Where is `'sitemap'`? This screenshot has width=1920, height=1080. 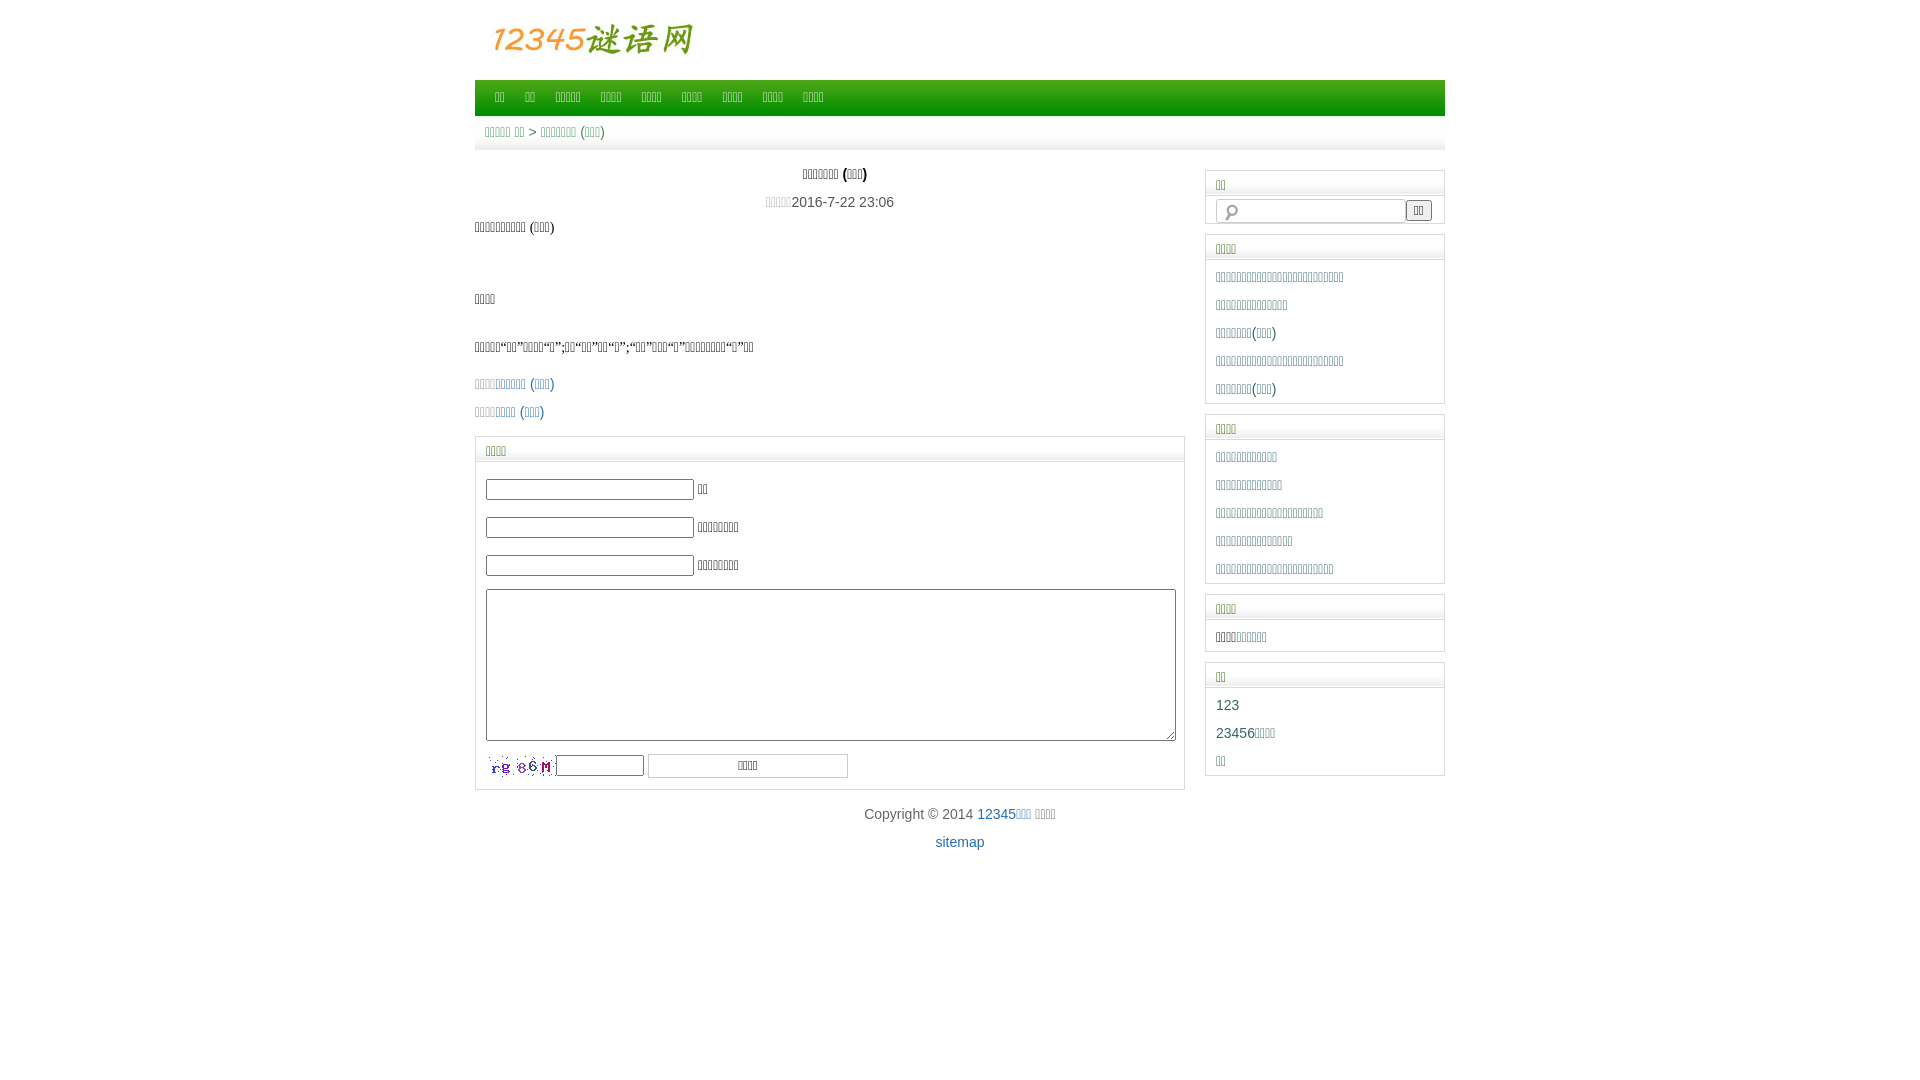 'sitemap' is located at coordinates (958, 841).